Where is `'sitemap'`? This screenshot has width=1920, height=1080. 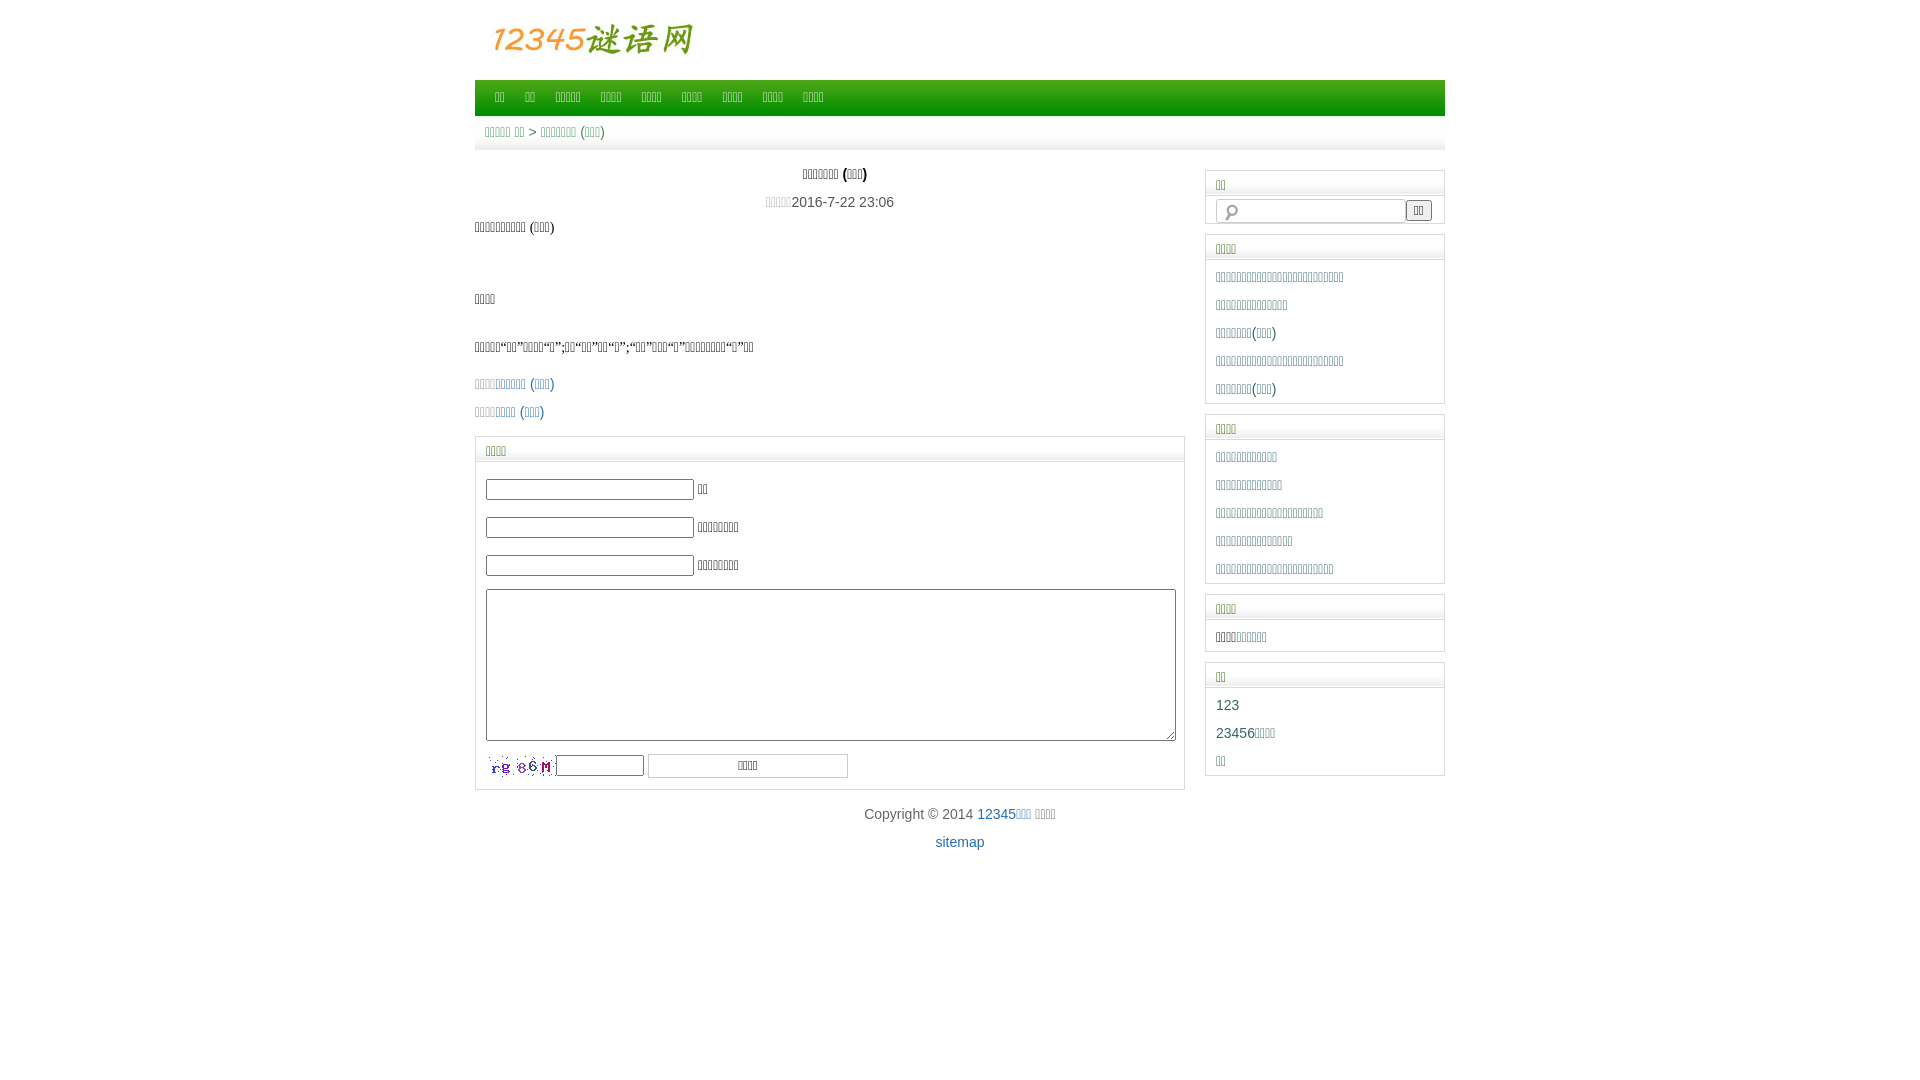 'sitemap' is located at coordinates (958, 841).